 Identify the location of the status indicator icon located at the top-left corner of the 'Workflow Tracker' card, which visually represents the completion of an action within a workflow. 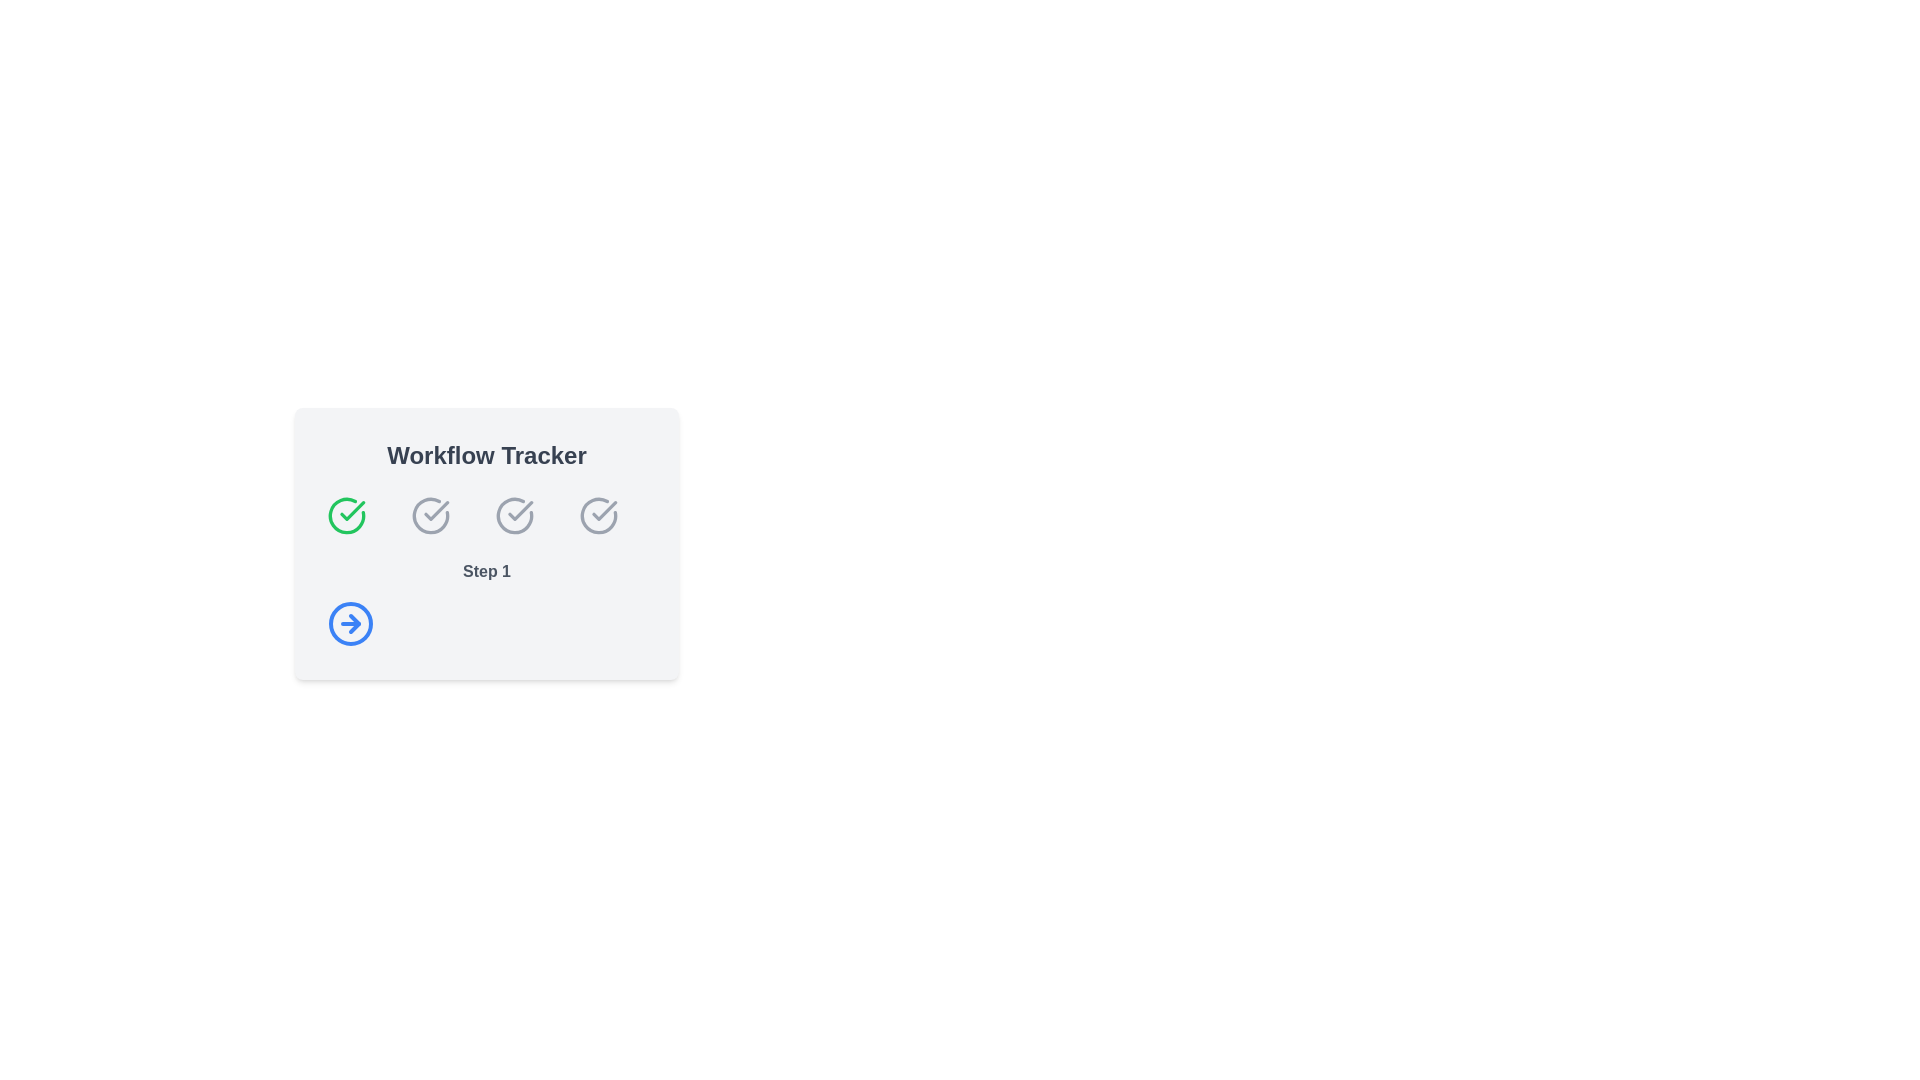
(346, 515).